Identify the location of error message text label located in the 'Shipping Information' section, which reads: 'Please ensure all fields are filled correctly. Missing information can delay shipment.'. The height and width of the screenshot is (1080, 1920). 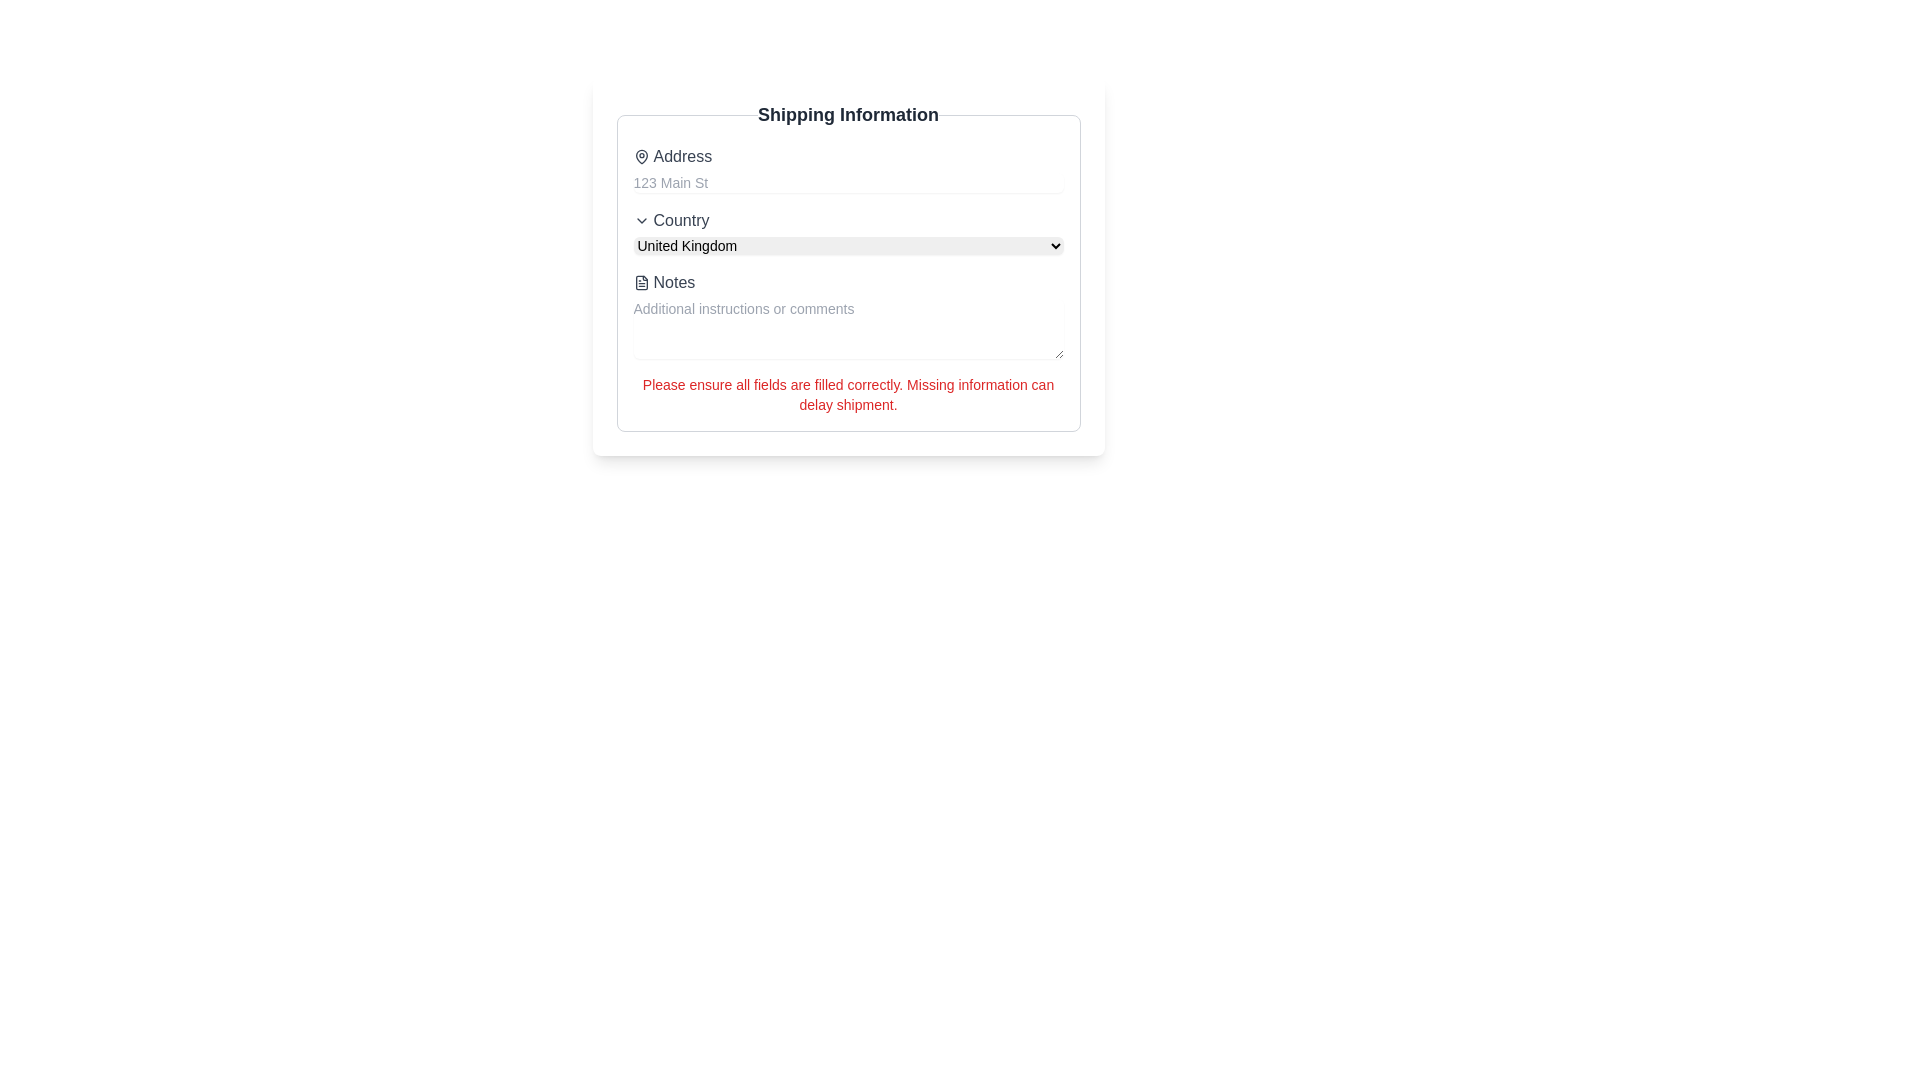
(848, 394).